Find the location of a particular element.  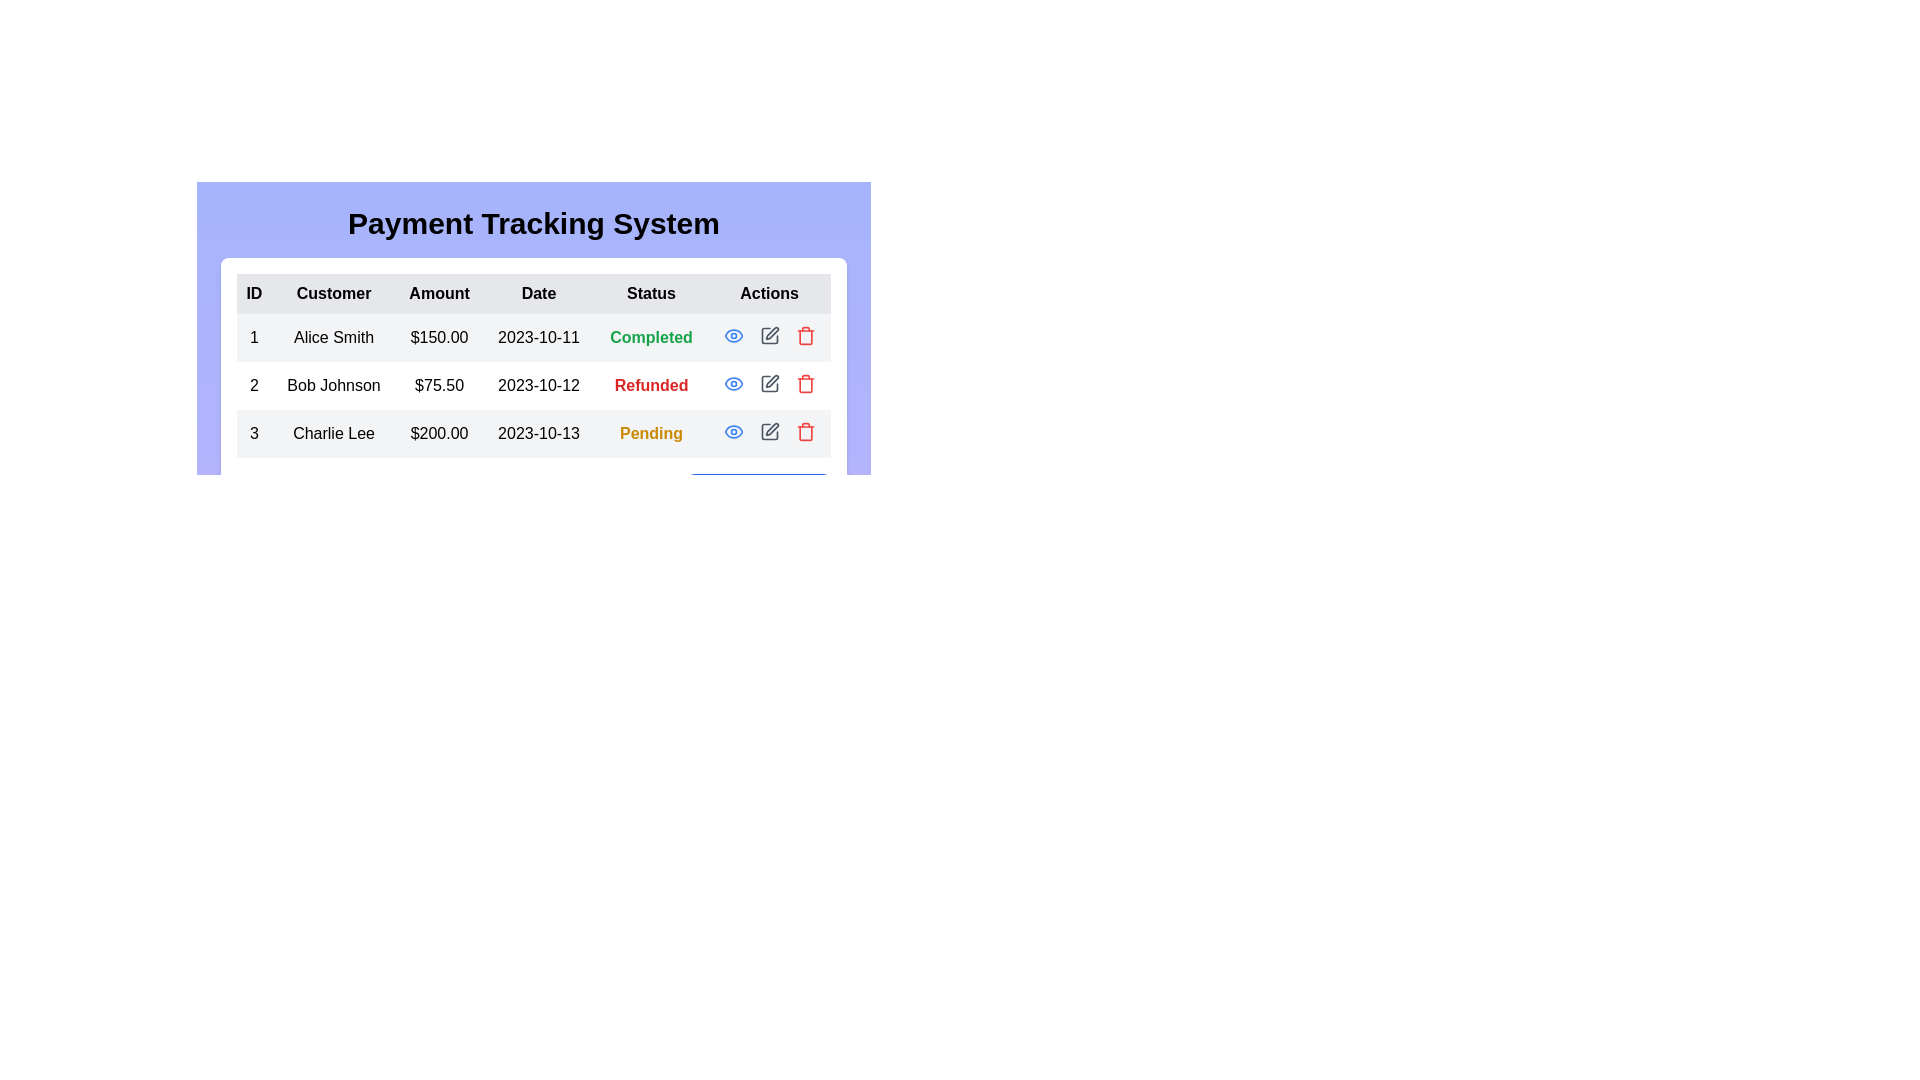

the static text displaying the date '2023-10-11' in the fourth column of the first row of the payment information table for Alice Smith is located at coordinates (538, 337).